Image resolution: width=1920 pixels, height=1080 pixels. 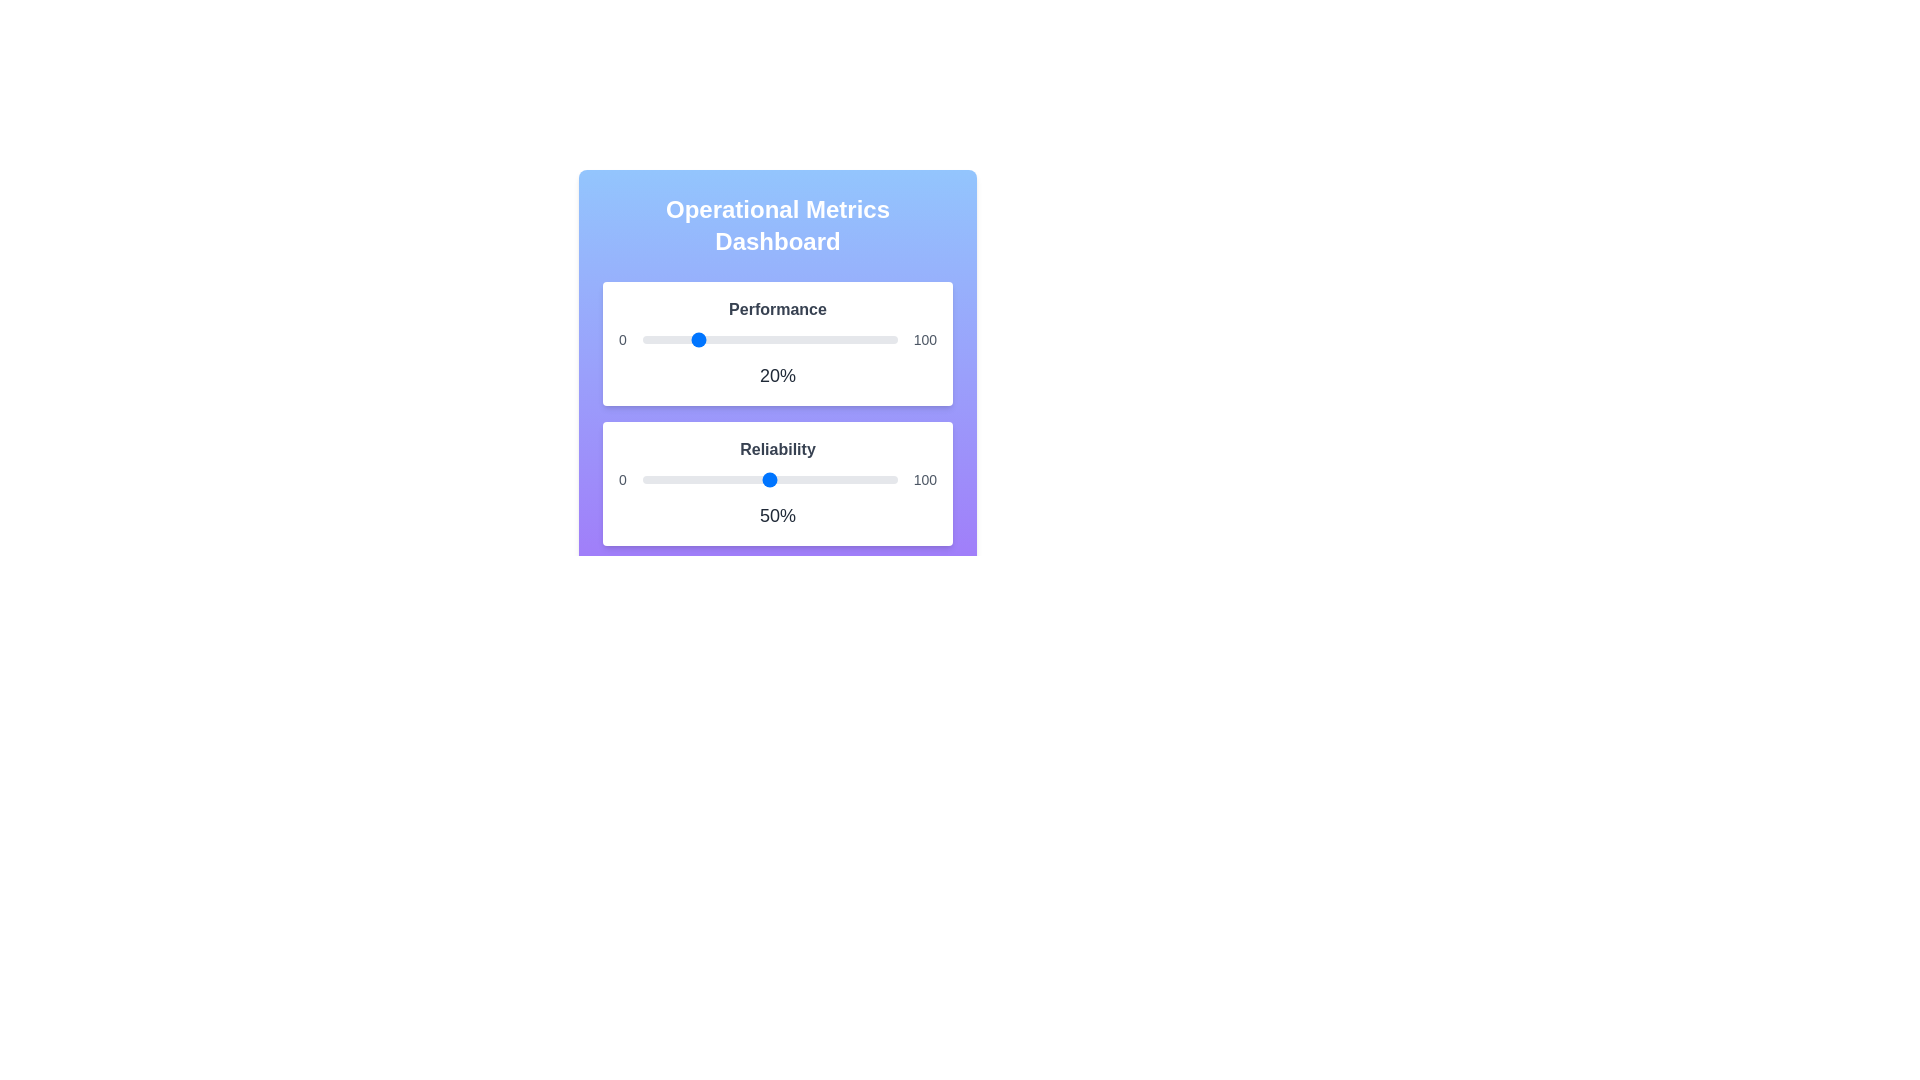 What do you see at coordinates (621, 479) in the screenshot?
I see `static text label displaying the value '0' in gray color, positioned on the left side of the slider range in the lower panel labeled 'Reliability'` at bounding box center [621, 479].